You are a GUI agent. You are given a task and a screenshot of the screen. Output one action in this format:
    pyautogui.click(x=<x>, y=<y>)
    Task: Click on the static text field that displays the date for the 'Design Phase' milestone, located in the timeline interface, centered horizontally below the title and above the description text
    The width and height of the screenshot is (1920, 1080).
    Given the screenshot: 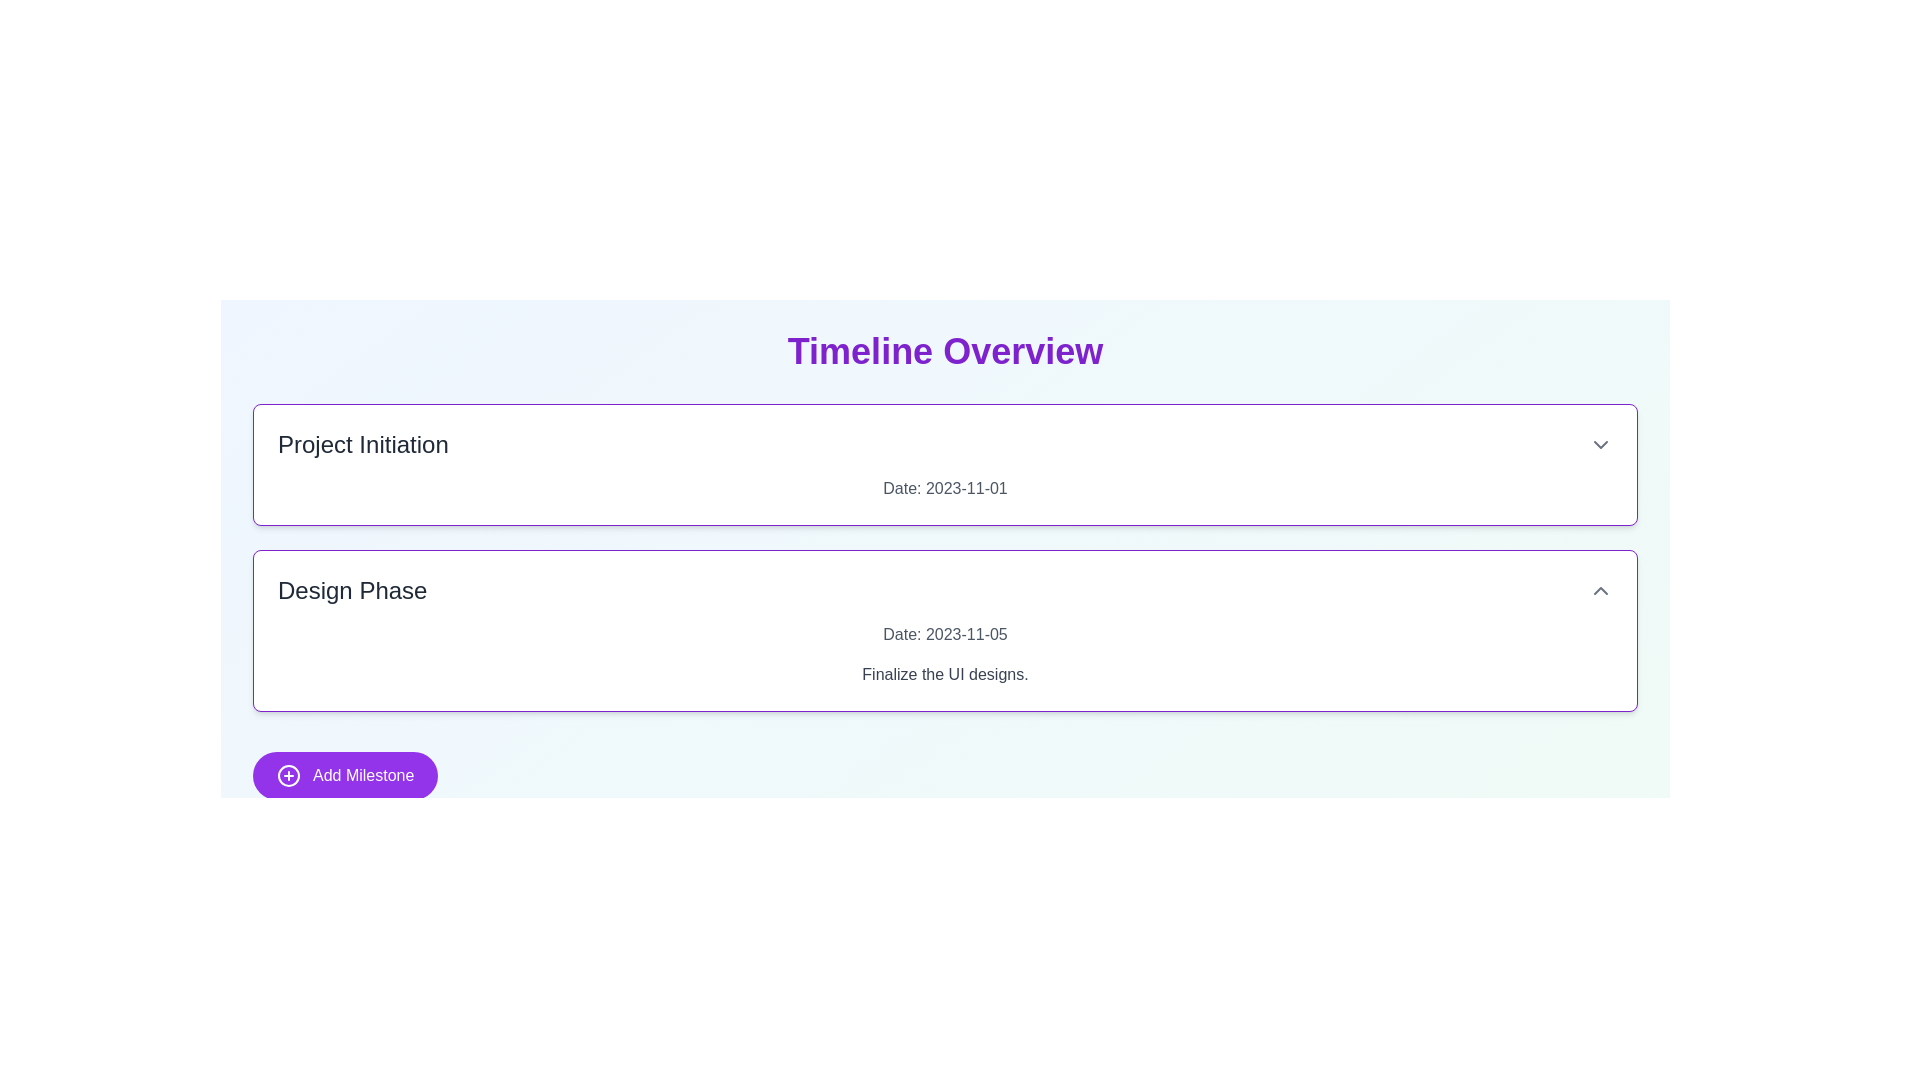 What is the action you would take?
    pyautogui.click(x=944, y=635)
    